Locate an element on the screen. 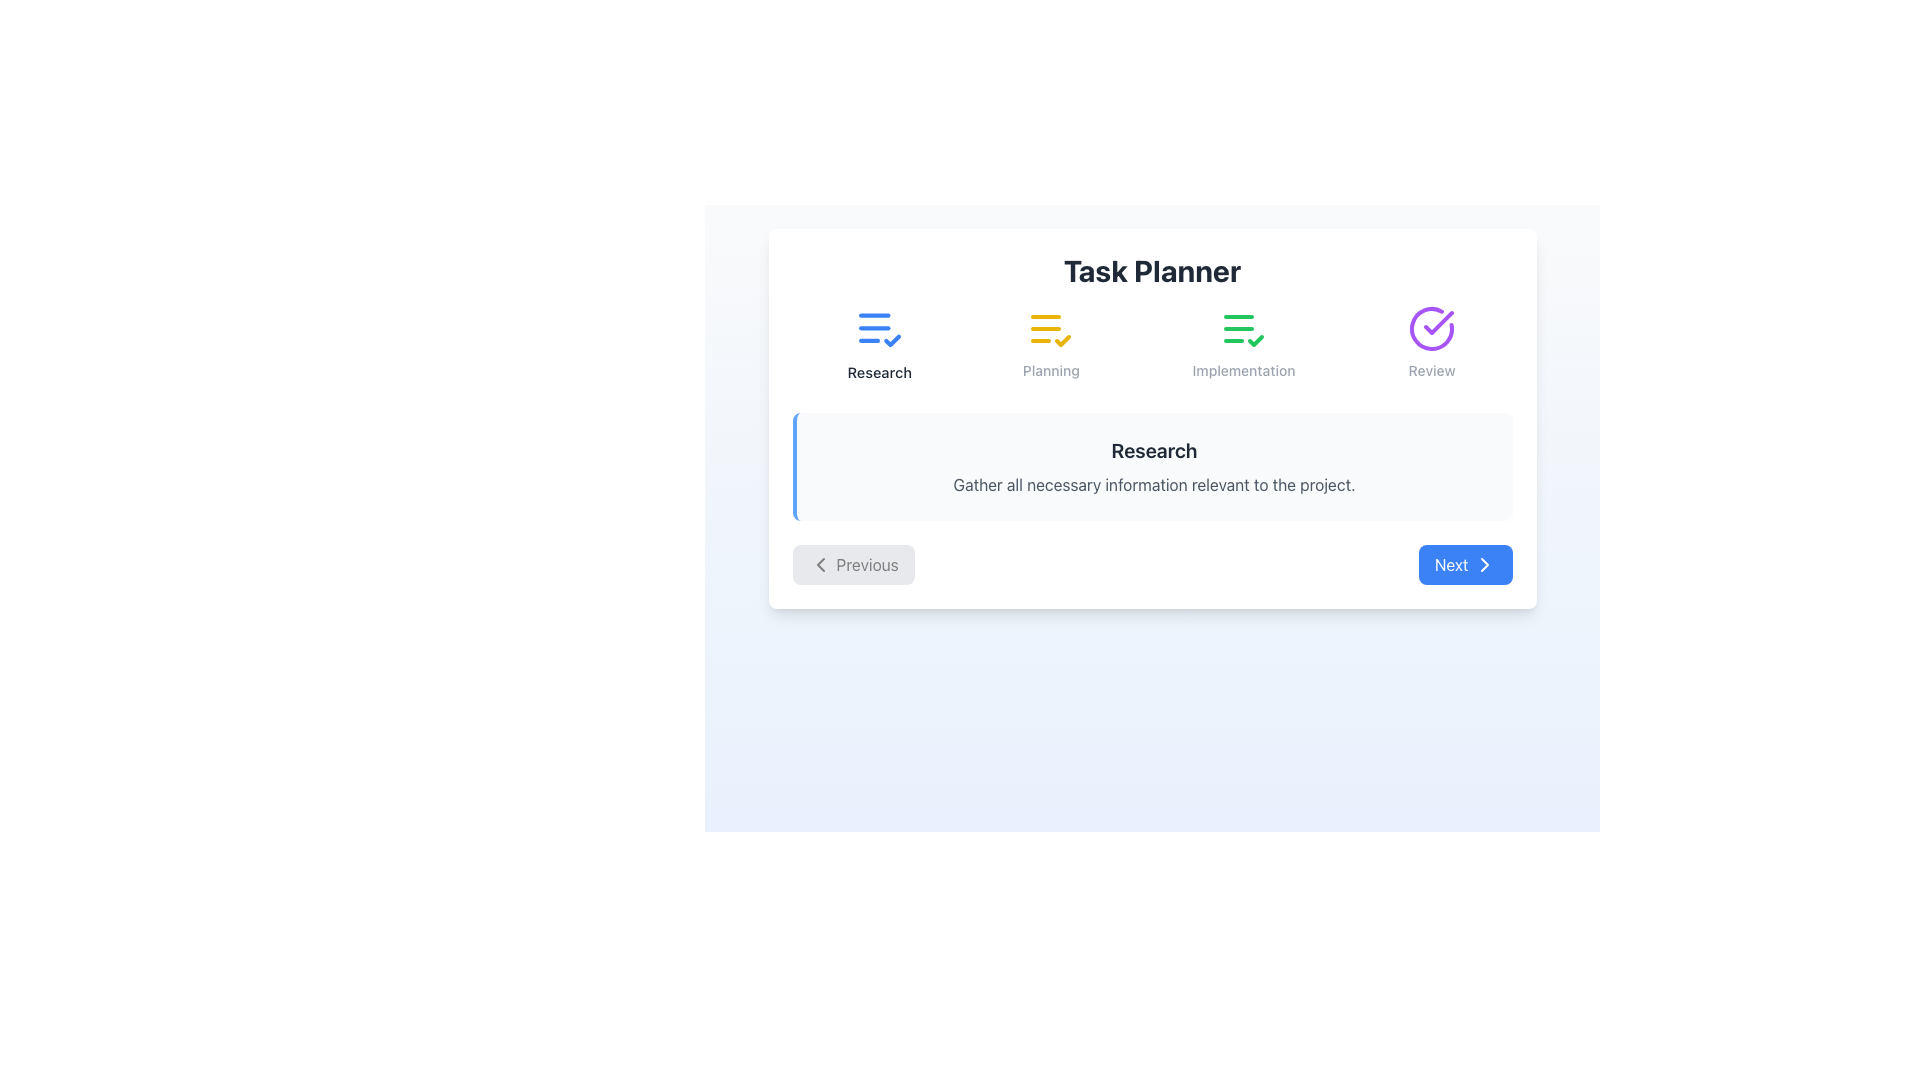 The height and width of the screenshot is (1080, 1920). the status indicator icon representing the completion of the 'Review' stage, located in the task navigation bar at the far right, above the label 'Review' is located at coordinates (1431, 327).